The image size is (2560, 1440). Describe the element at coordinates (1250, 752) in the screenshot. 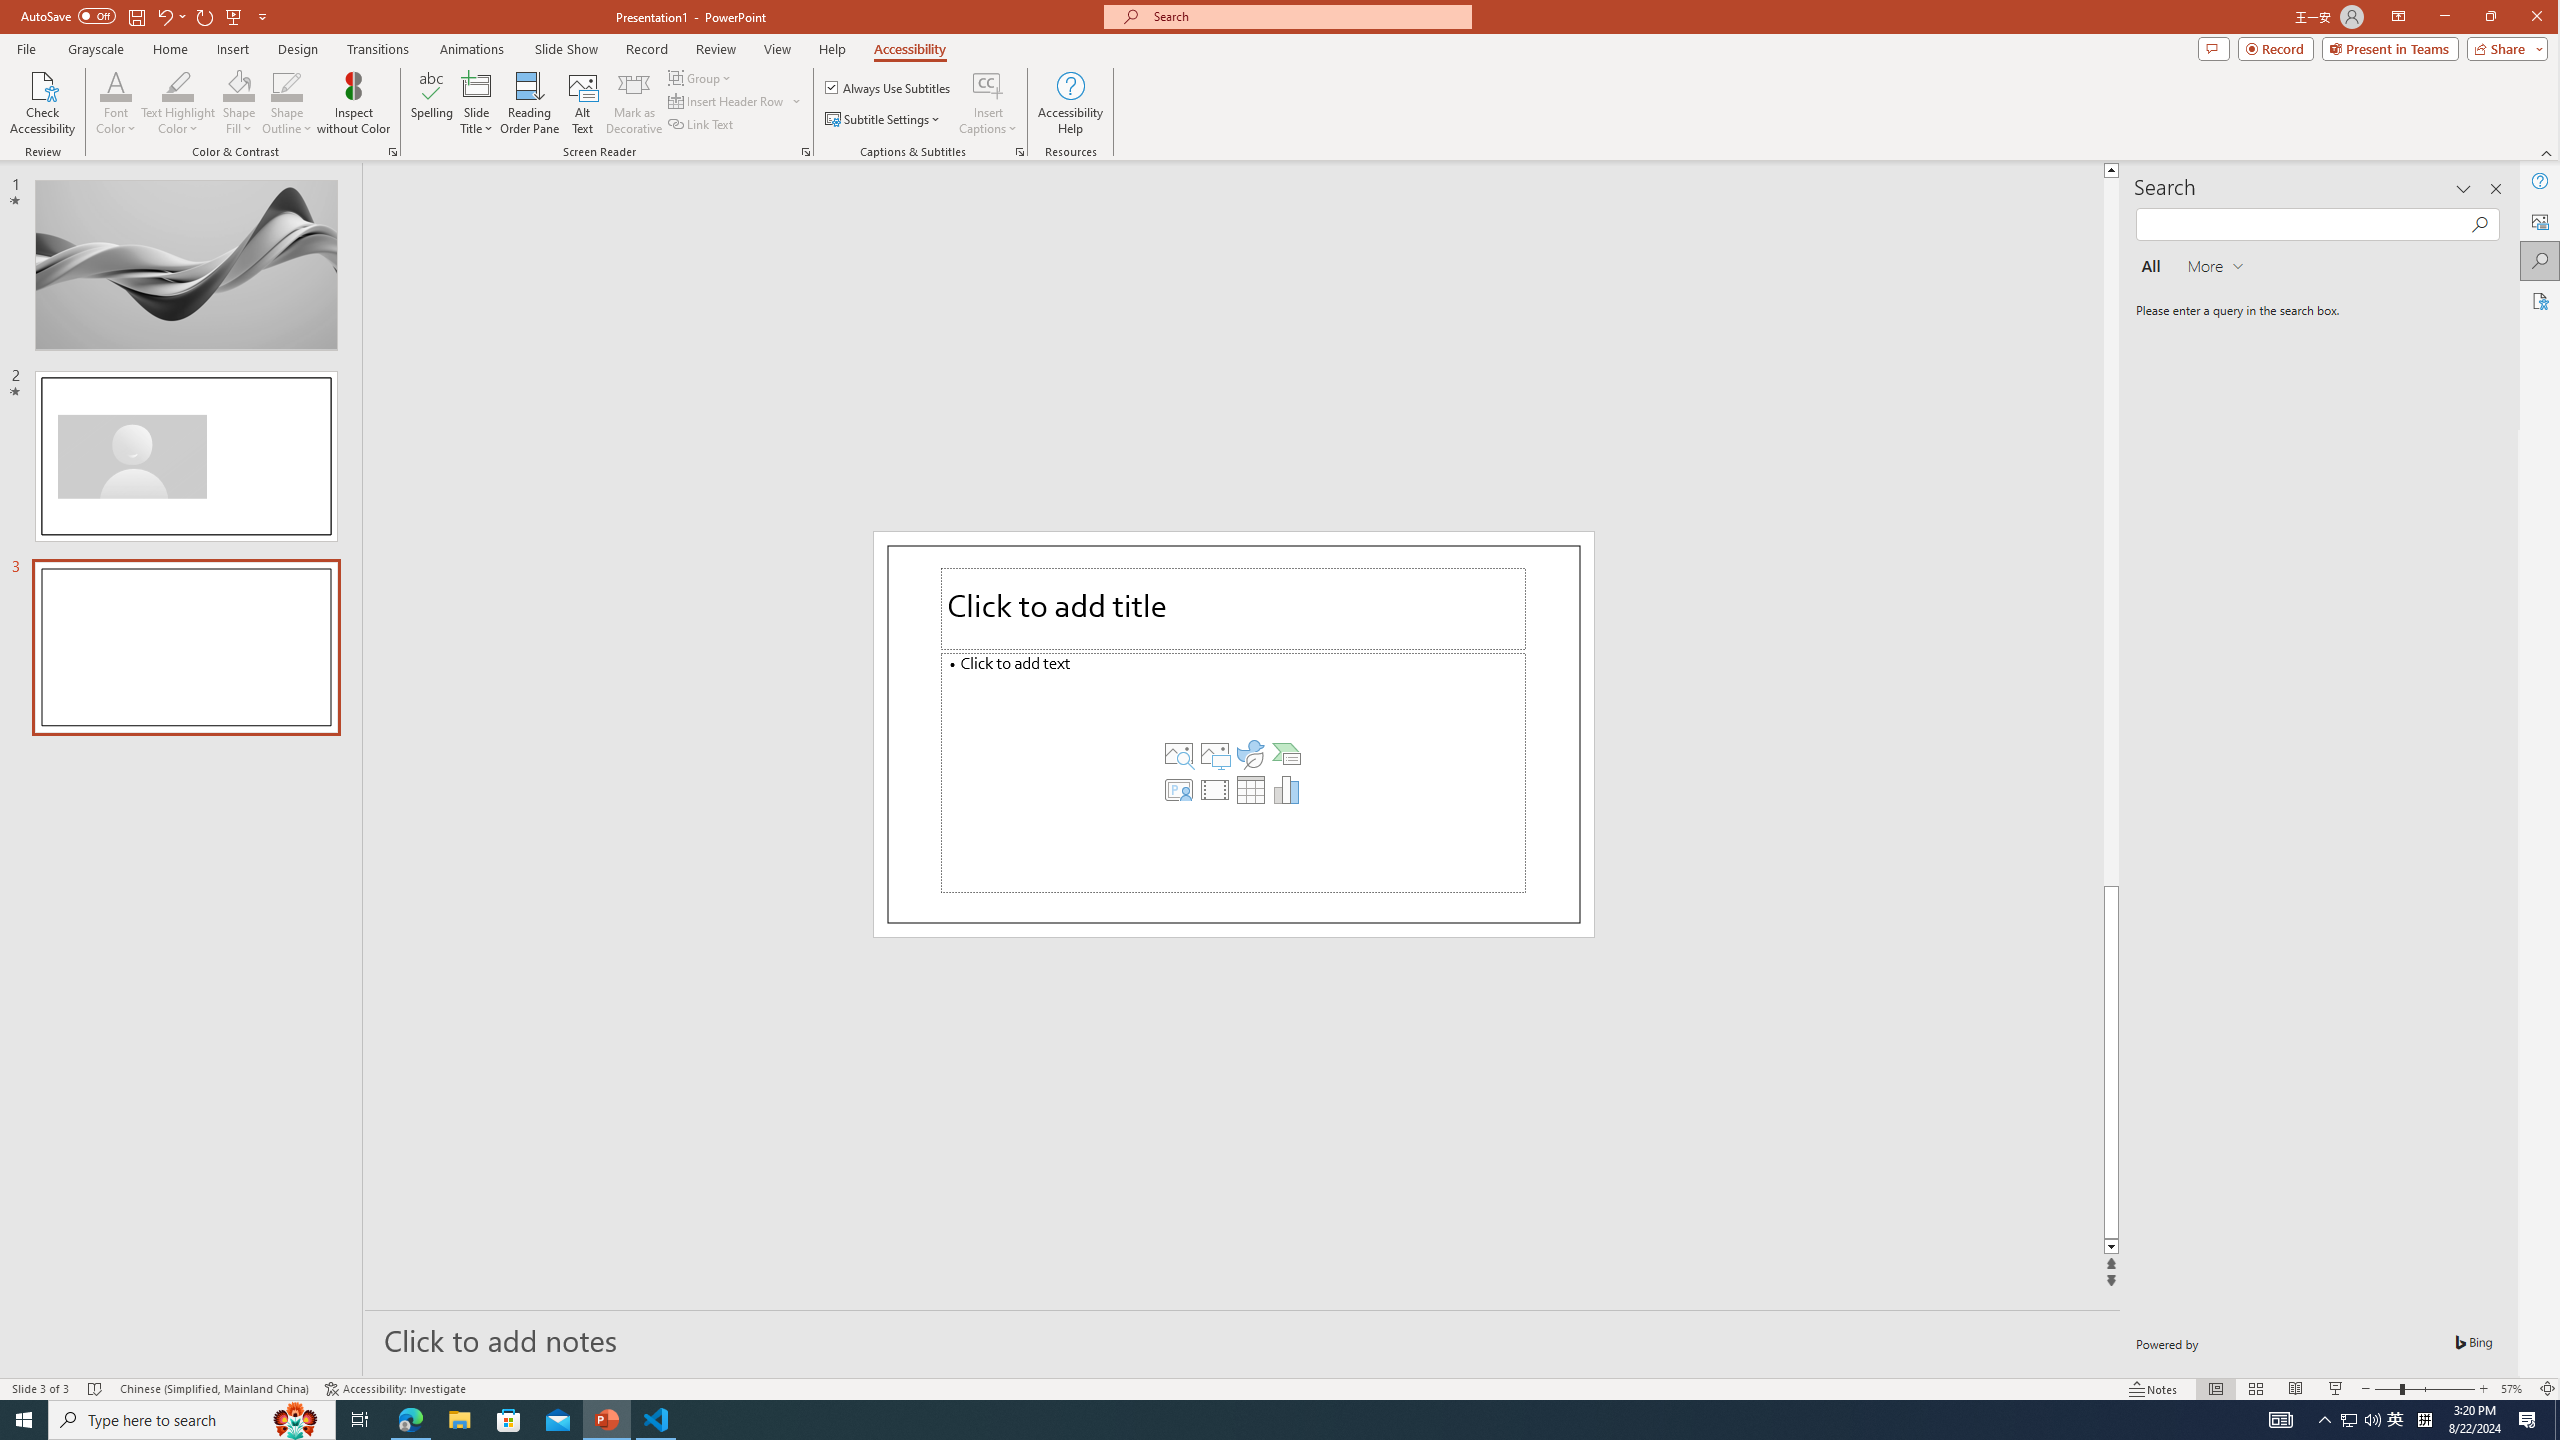

I see `'Insert an Icon'` at that location.